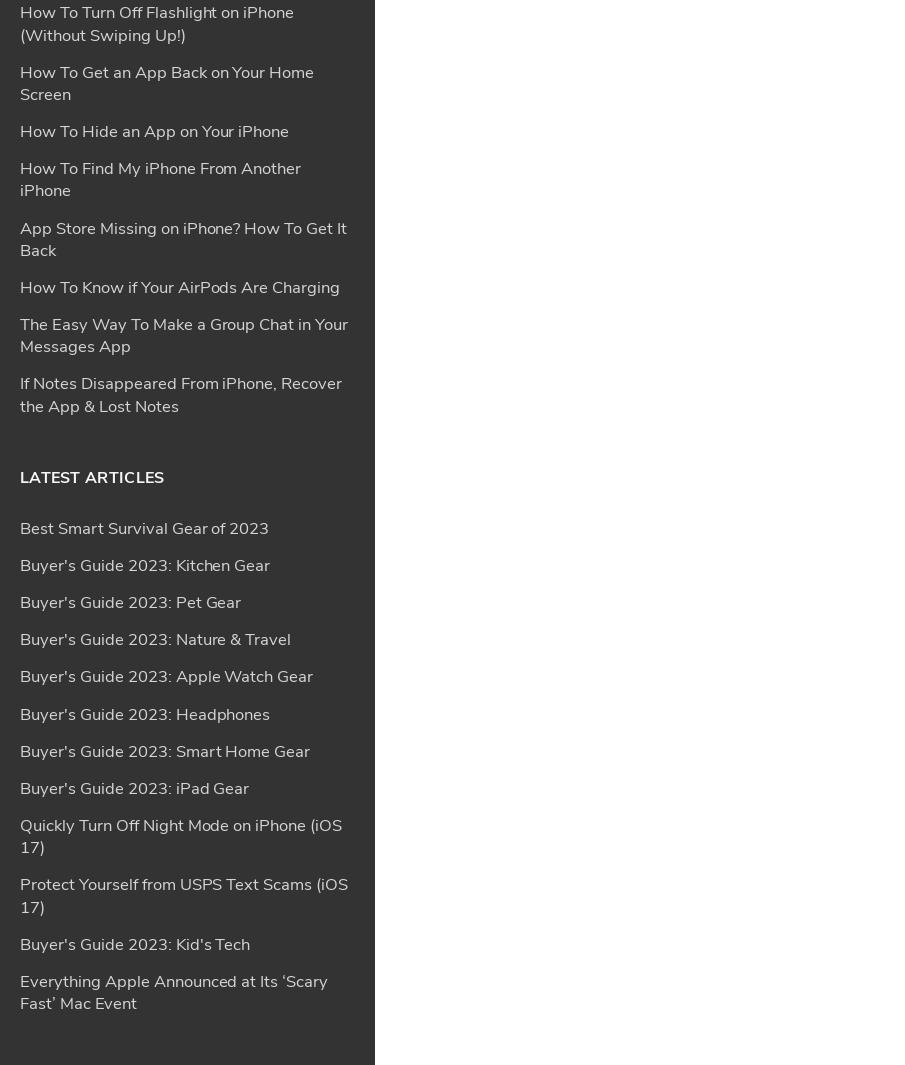 The width and height of the screenshot is (905, 1065). Describe the element at coordinates (129, 13) in the screenshot. I see `'Buyer's Guide 2023: Pet Gear'` at that location.